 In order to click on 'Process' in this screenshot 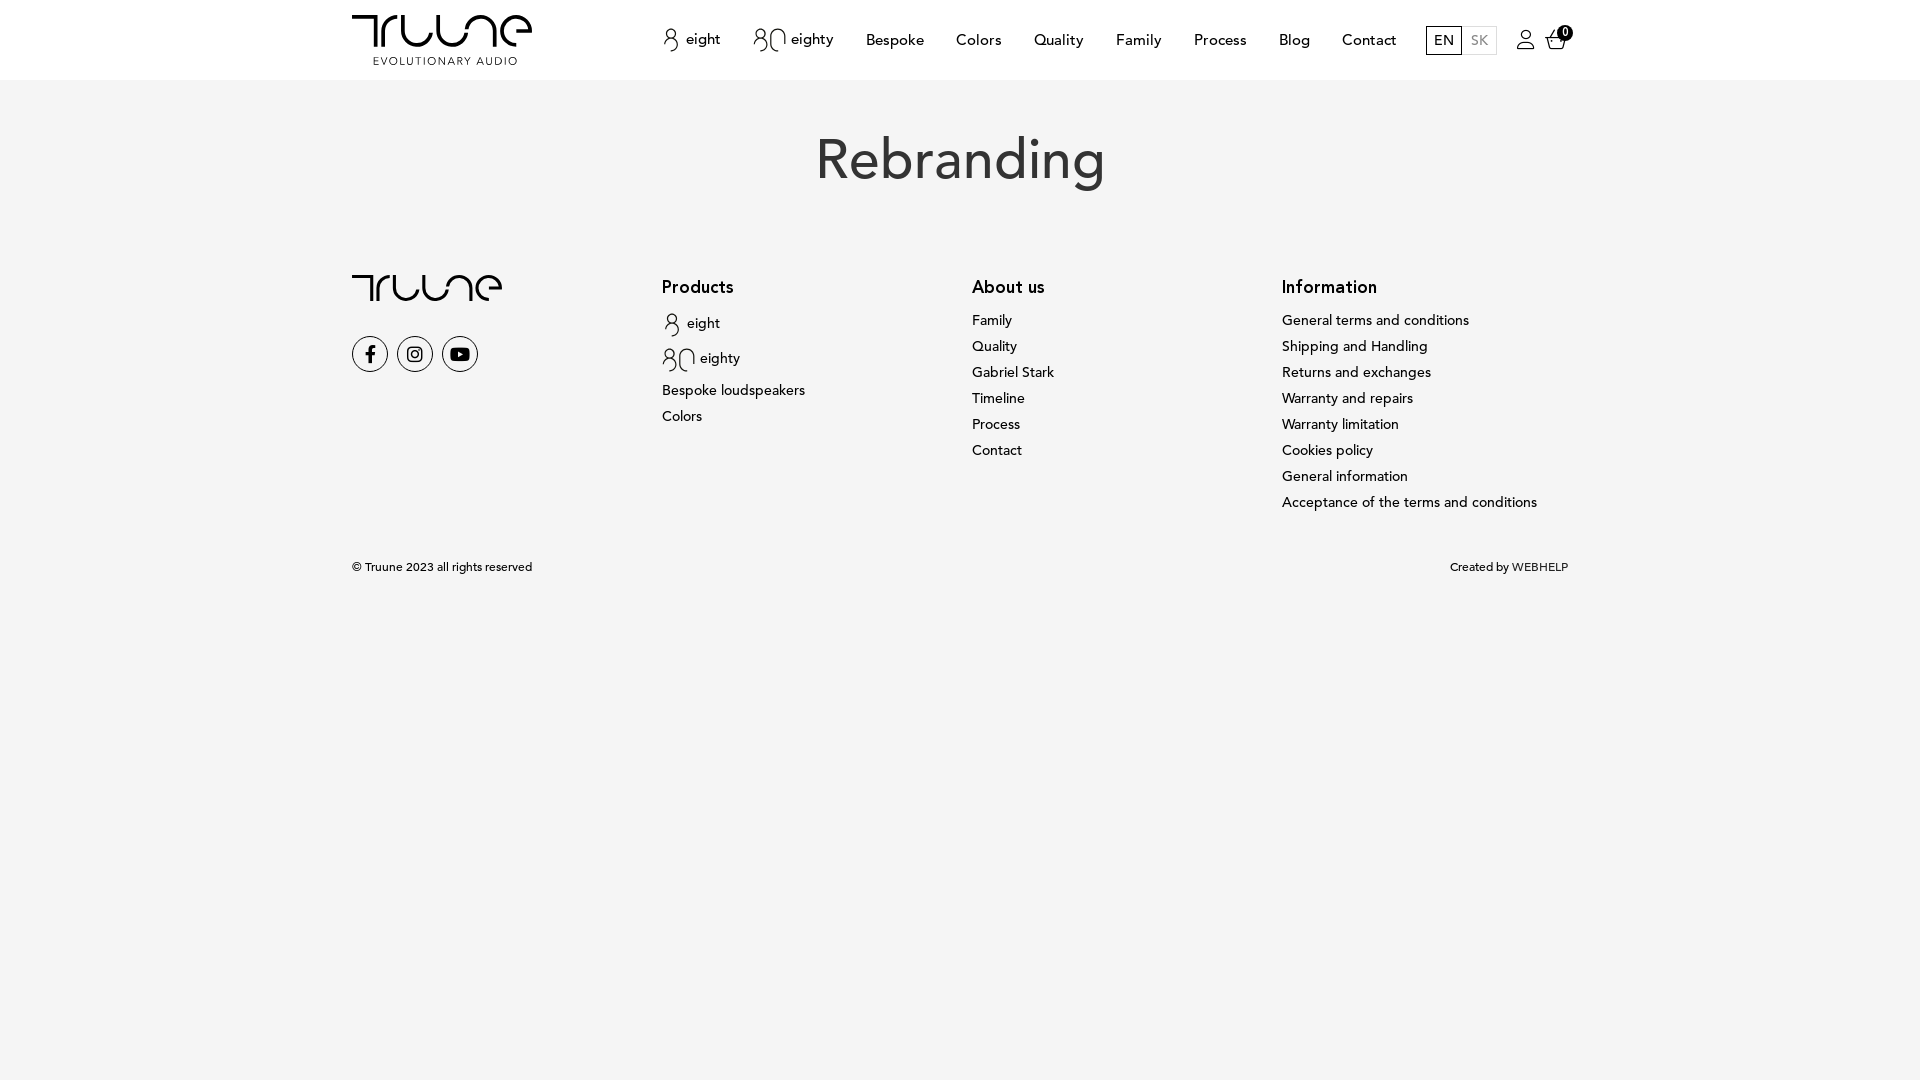, I will do `click(1219, 39)`.